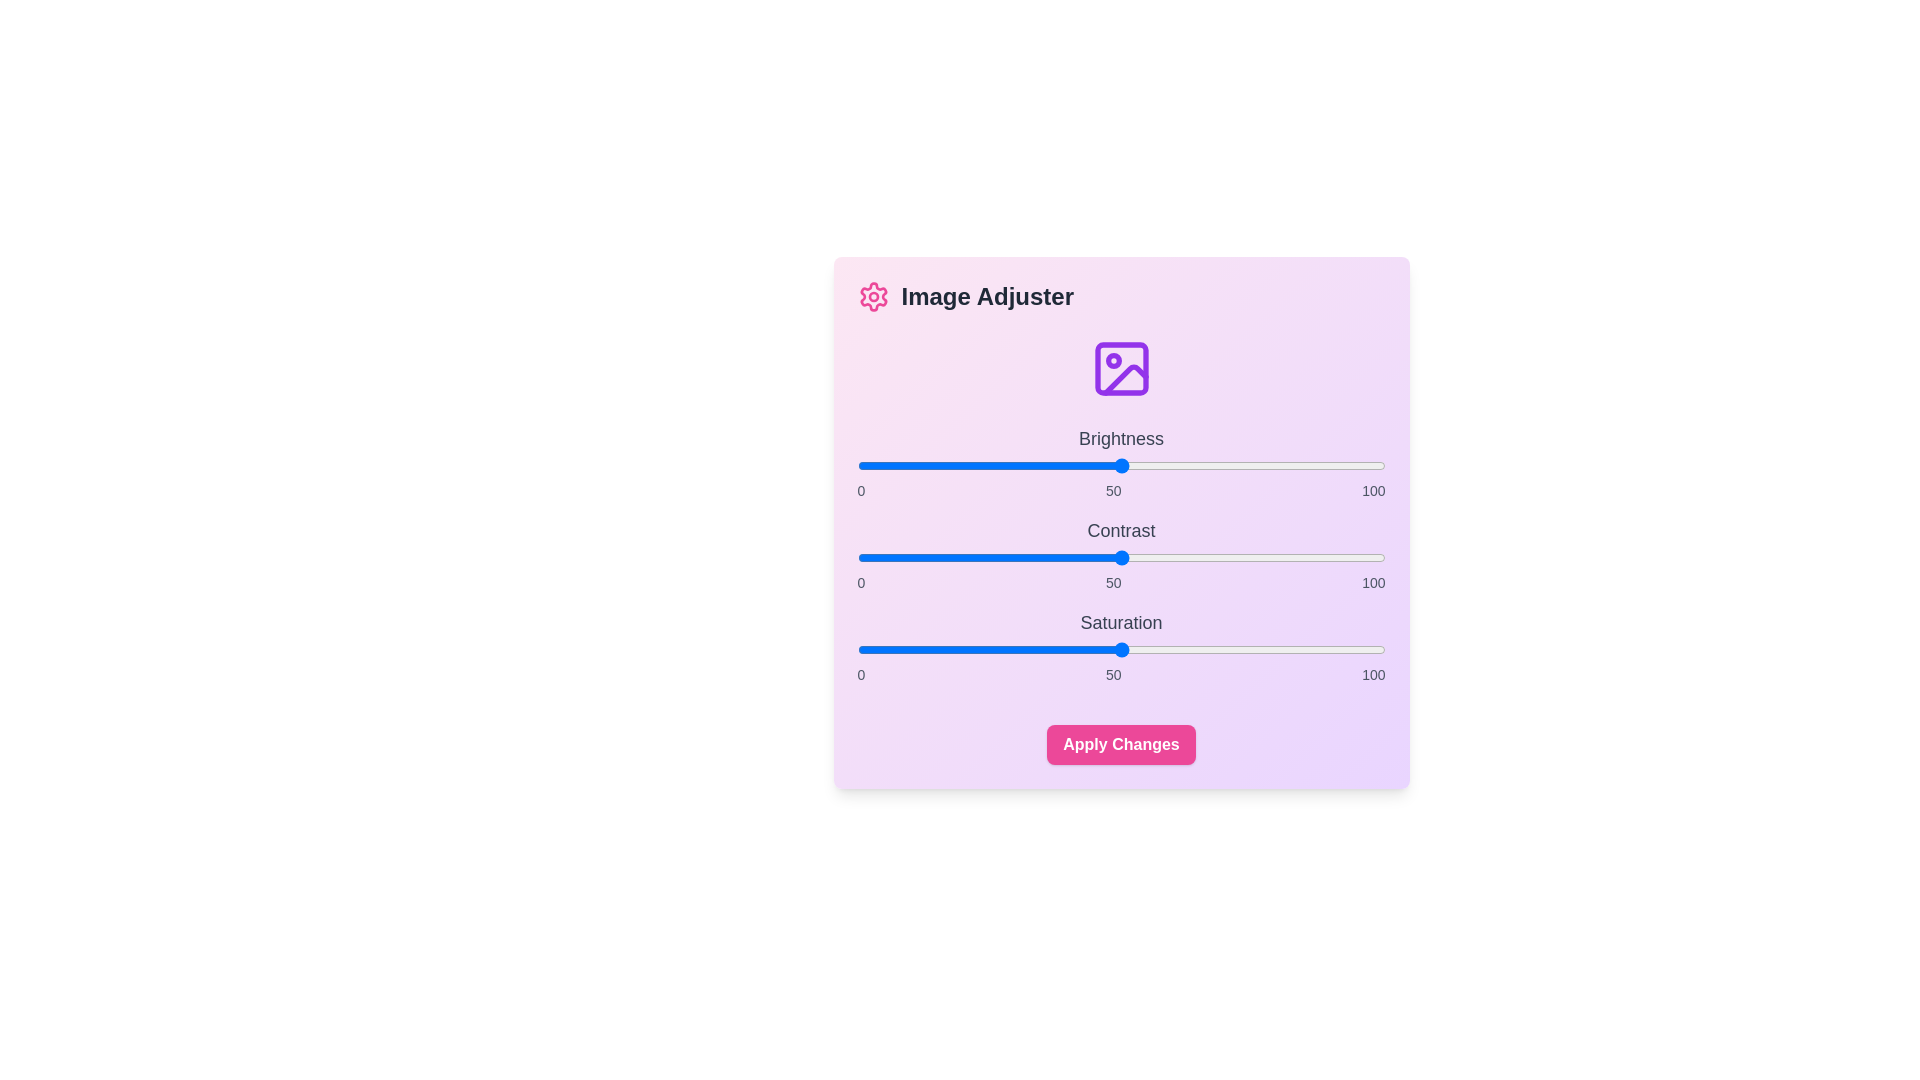 This screenshot has height=1080, width=1920. I want to click on the brightness slider to 53 value, so click(1137, 466).